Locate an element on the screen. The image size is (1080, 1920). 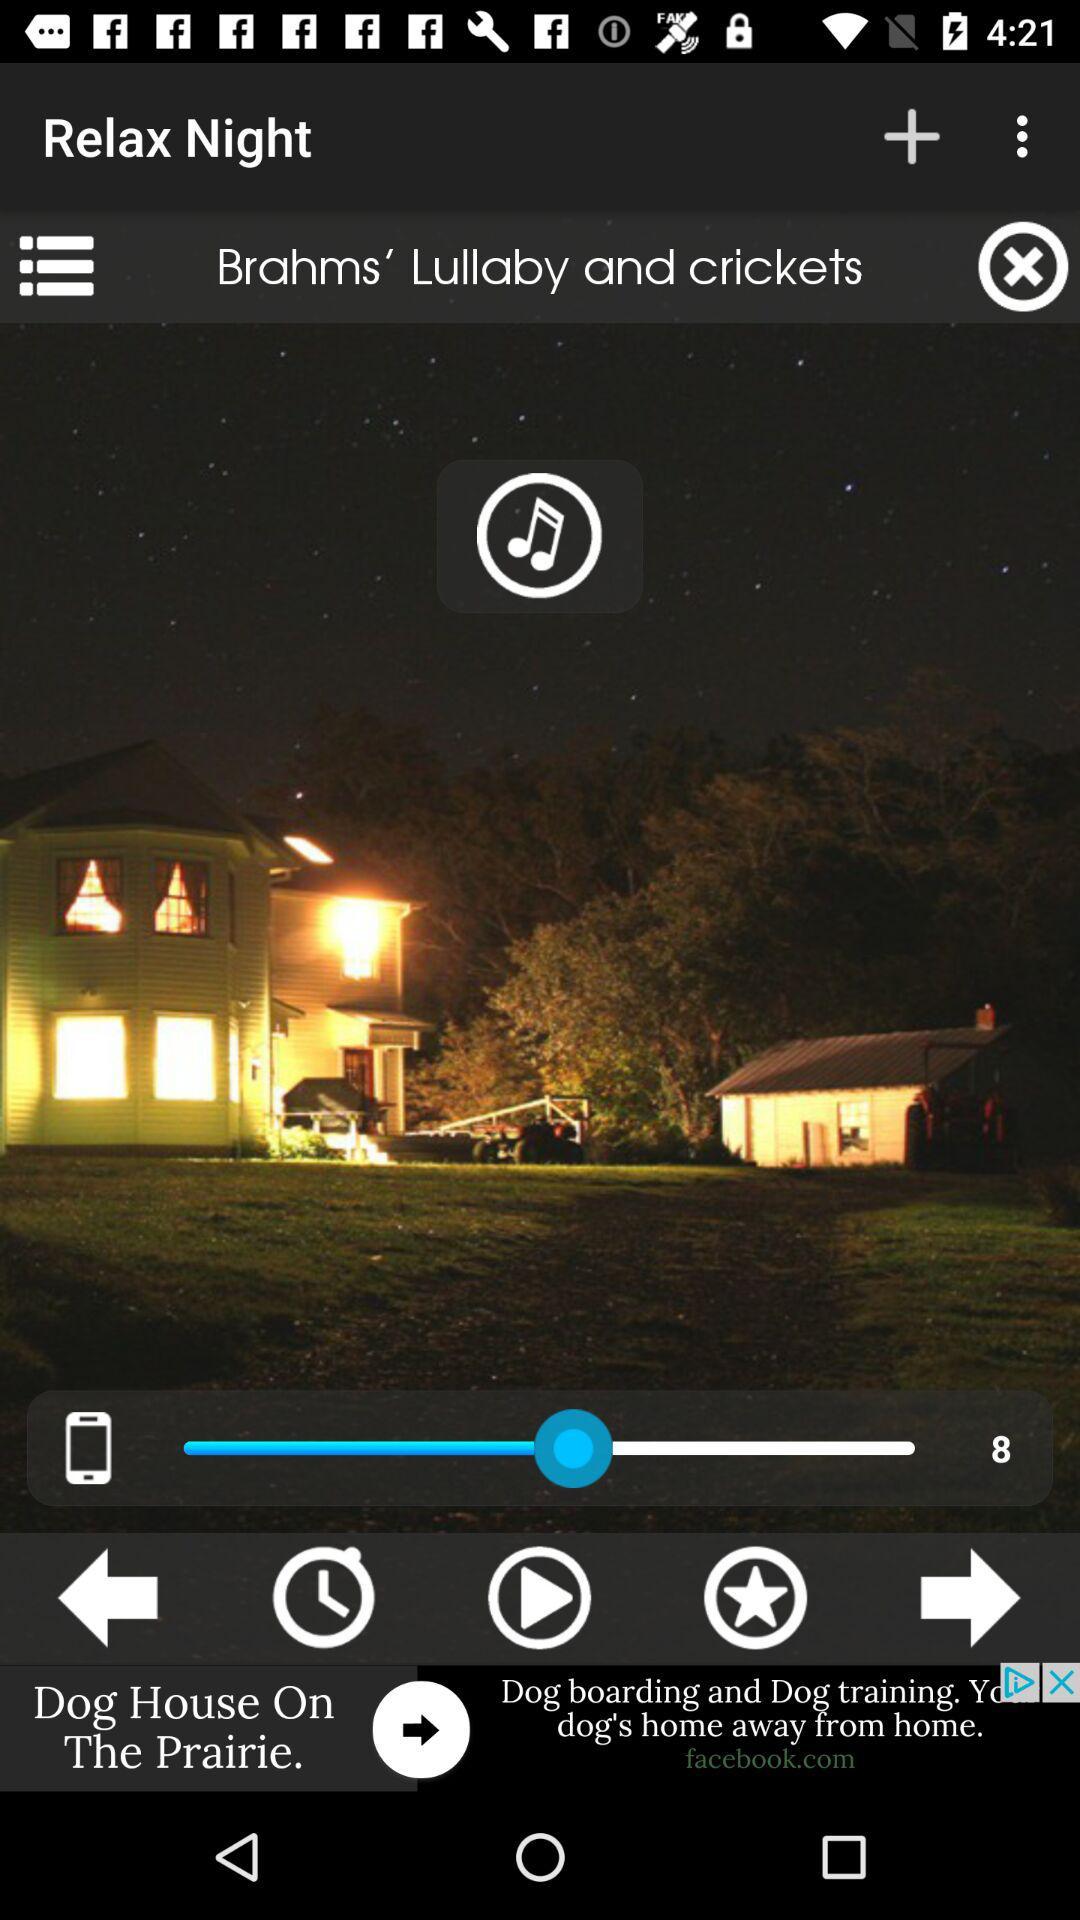
app below the brahms lullaby and item is located at coordinates (540, 536).